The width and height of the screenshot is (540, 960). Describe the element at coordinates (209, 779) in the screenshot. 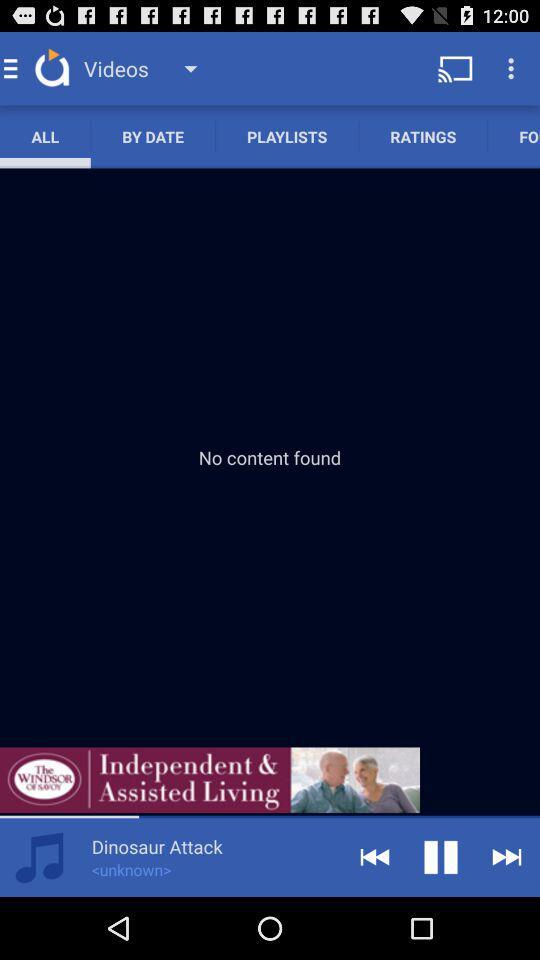

I see `advertisement` at that location.